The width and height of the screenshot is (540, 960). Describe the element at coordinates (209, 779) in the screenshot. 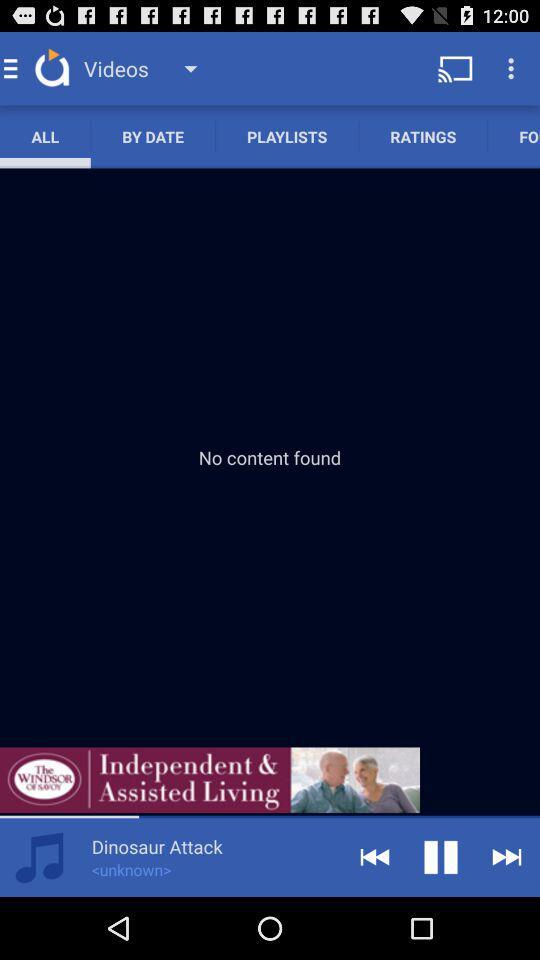

I see `advertisement` at that location.